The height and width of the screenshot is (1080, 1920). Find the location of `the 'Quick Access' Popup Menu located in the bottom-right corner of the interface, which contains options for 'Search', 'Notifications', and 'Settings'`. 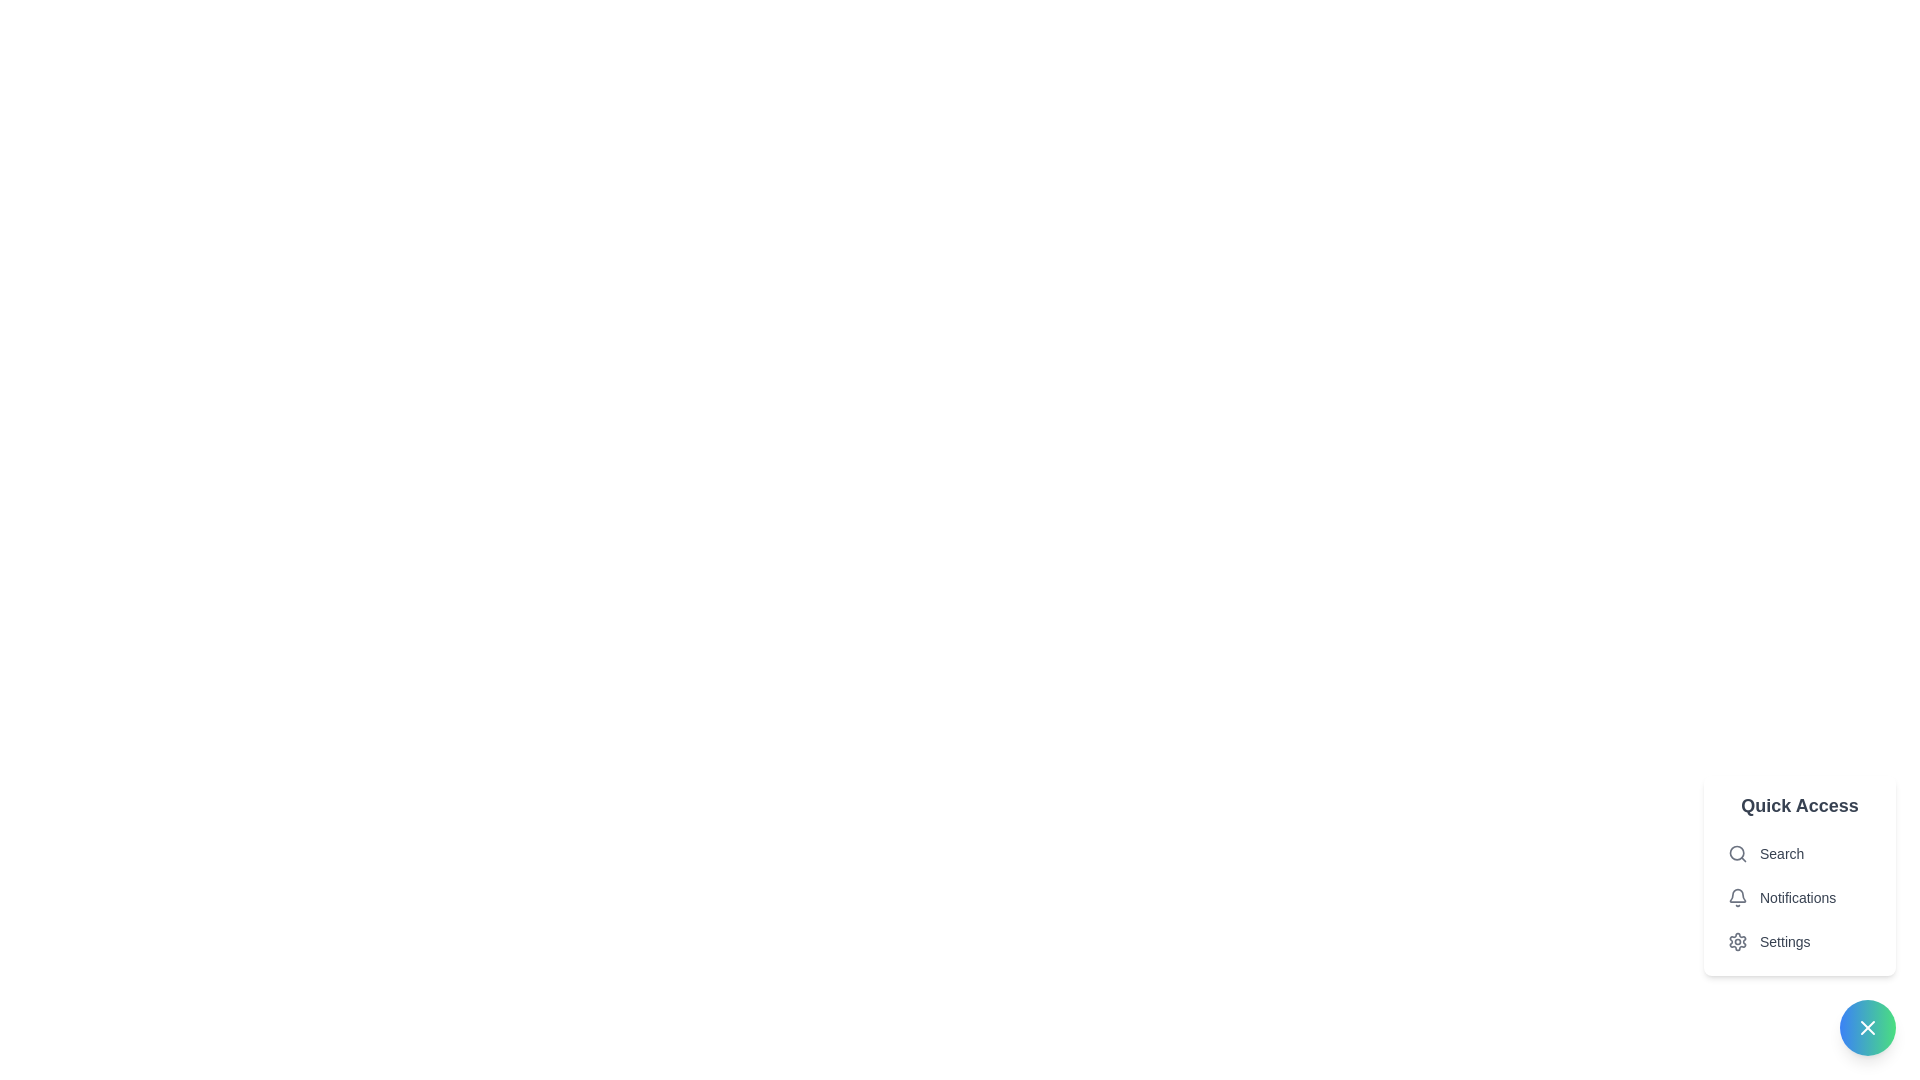

the 'Quick Access' Popup Menu located in the bottom-right corner of the interface, which contains options for 'Search', 'Notifications', and 'Settings' is located at coordinates (1800, 874).